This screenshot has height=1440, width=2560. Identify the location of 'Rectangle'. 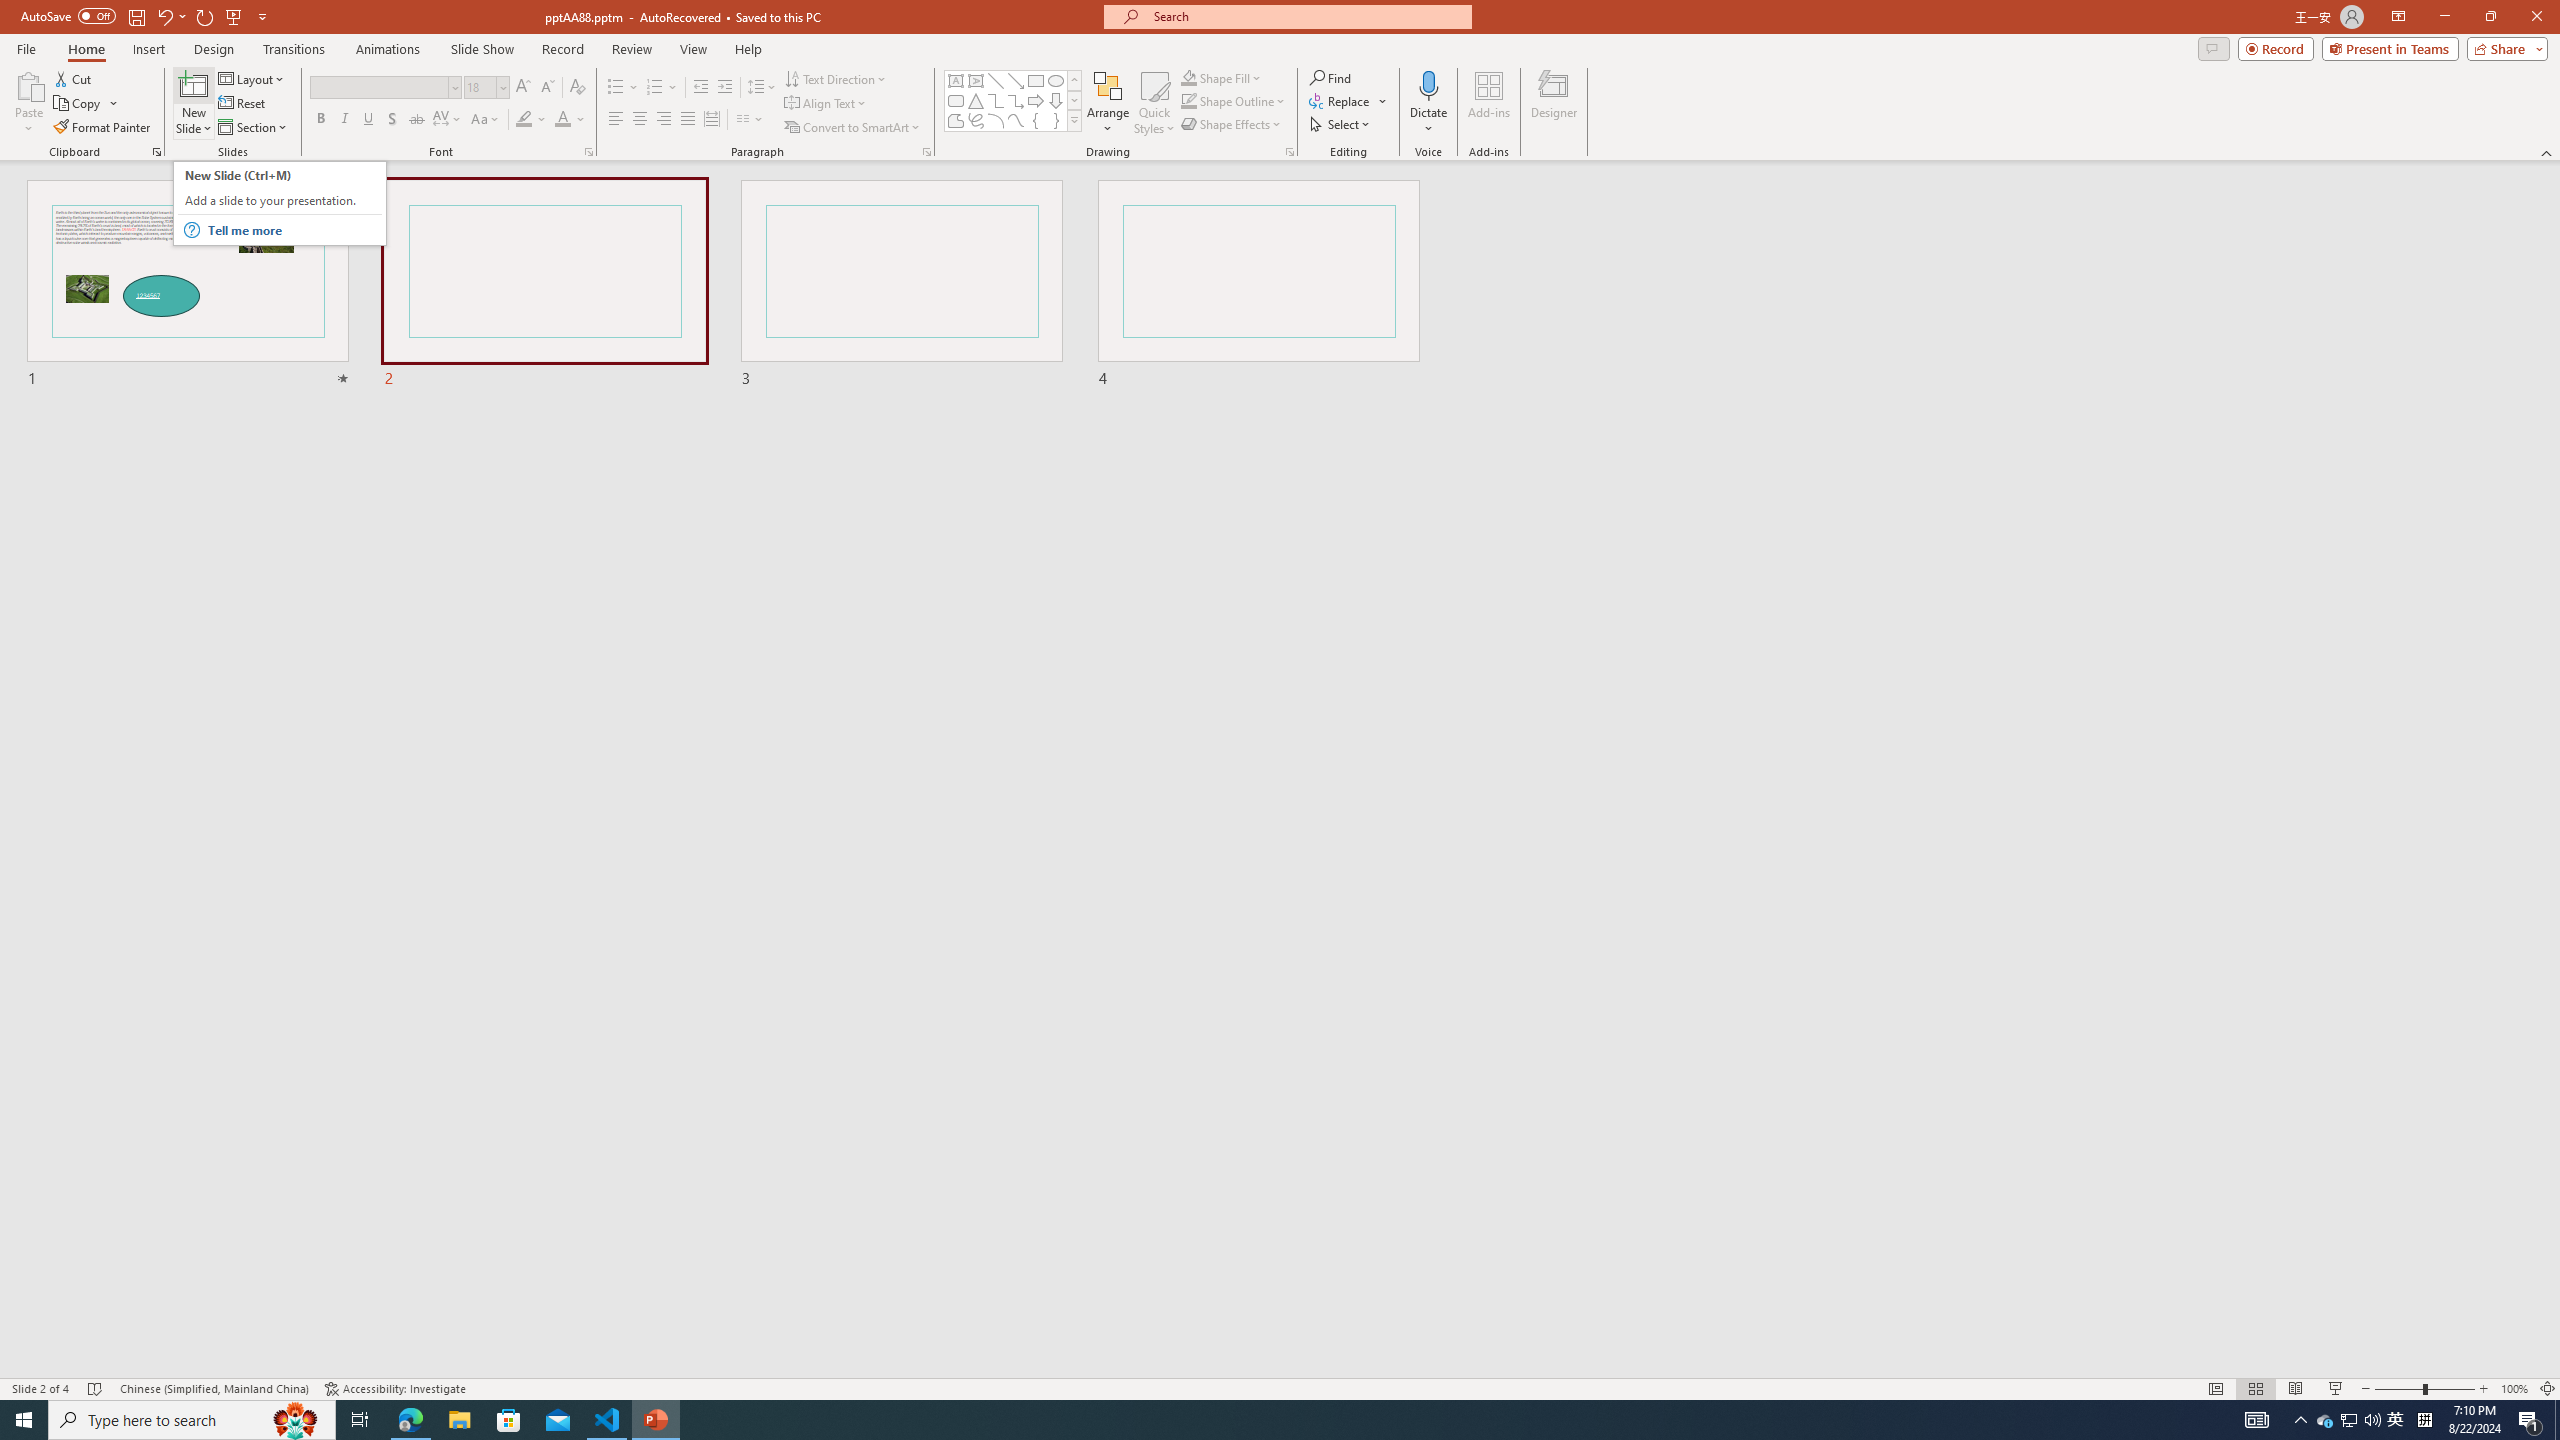
(1035, 80).